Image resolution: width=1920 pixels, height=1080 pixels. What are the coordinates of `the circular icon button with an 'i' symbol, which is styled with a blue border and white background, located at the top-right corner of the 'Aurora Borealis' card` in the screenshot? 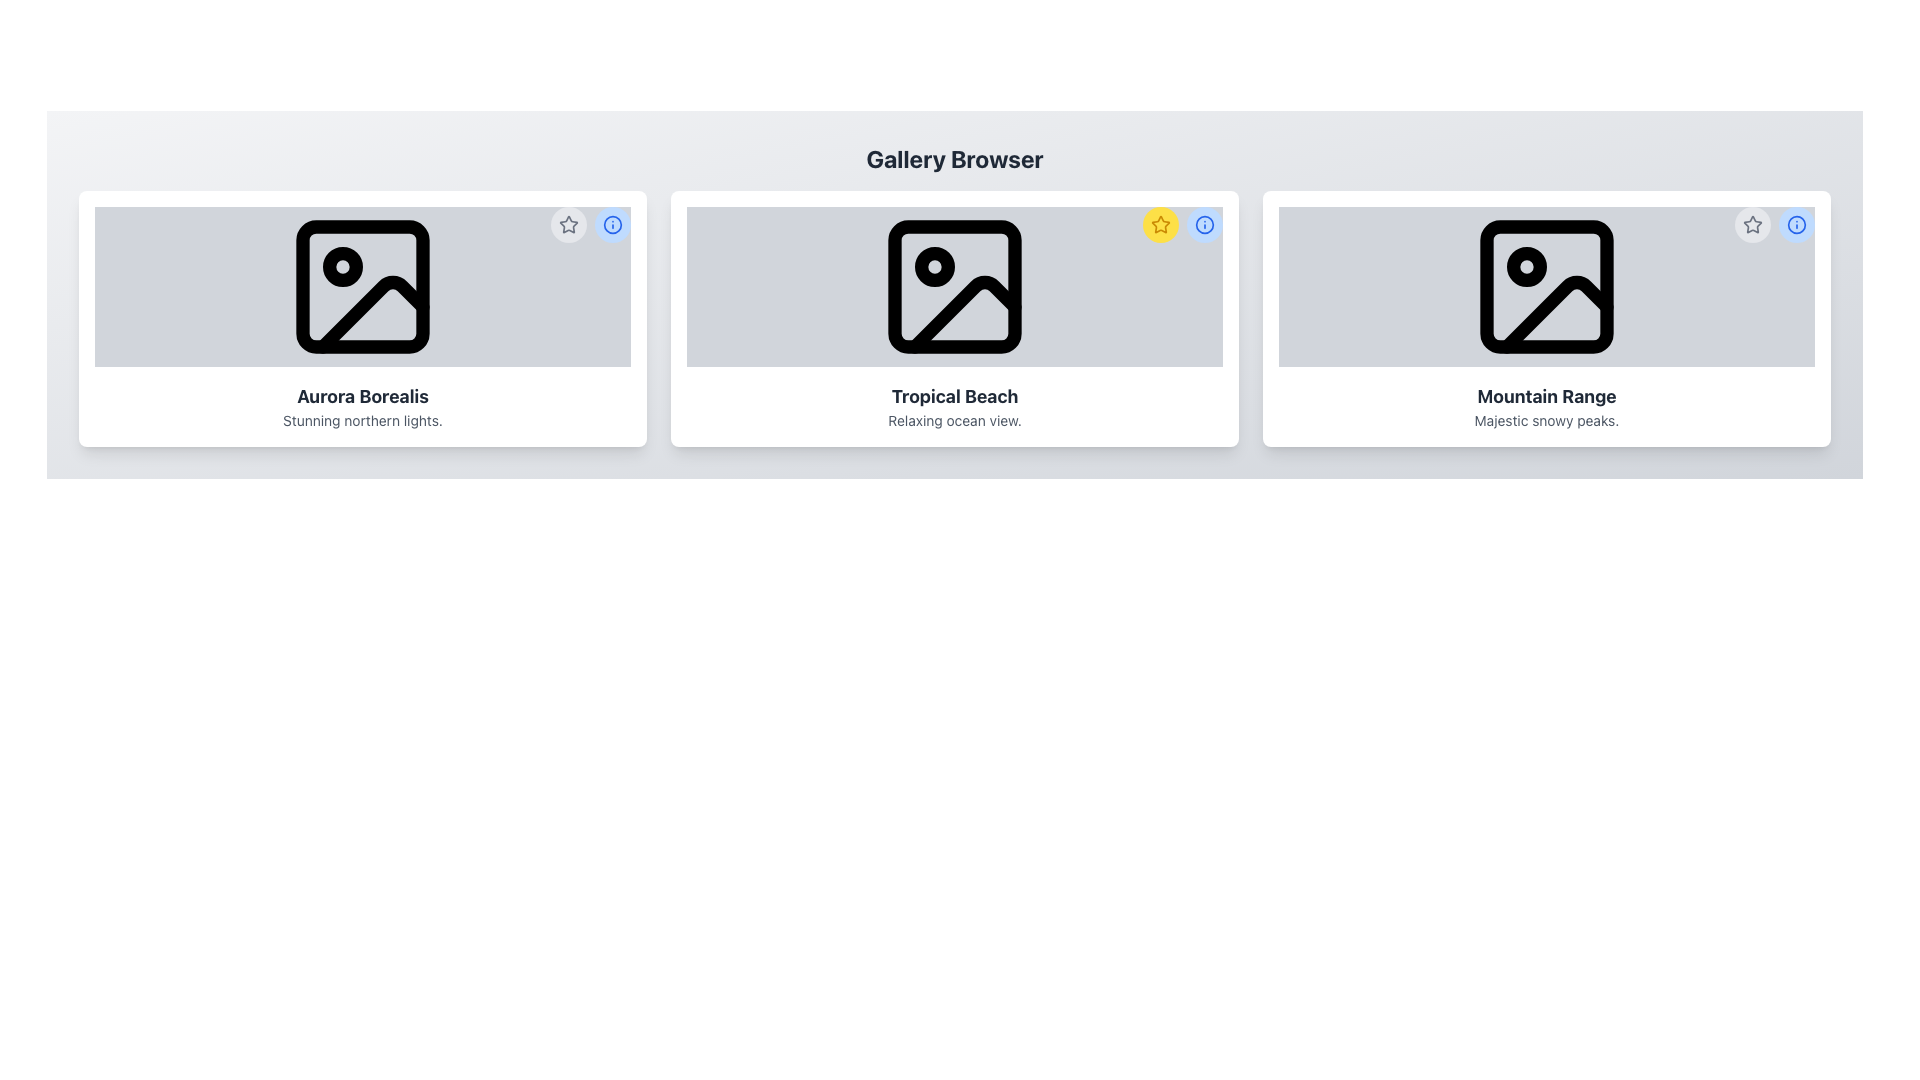 It's located at (612, 224).